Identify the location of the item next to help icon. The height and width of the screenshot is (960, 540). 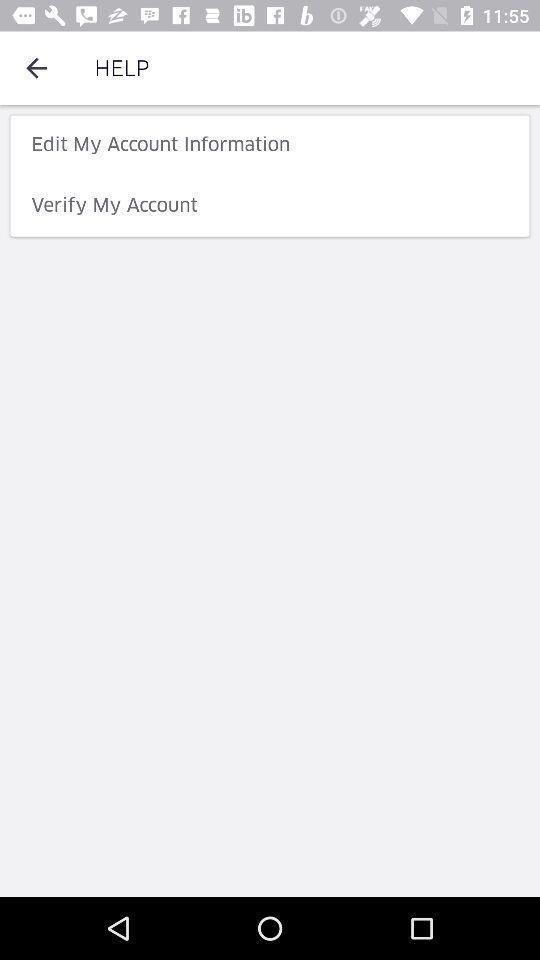
(36, 68).